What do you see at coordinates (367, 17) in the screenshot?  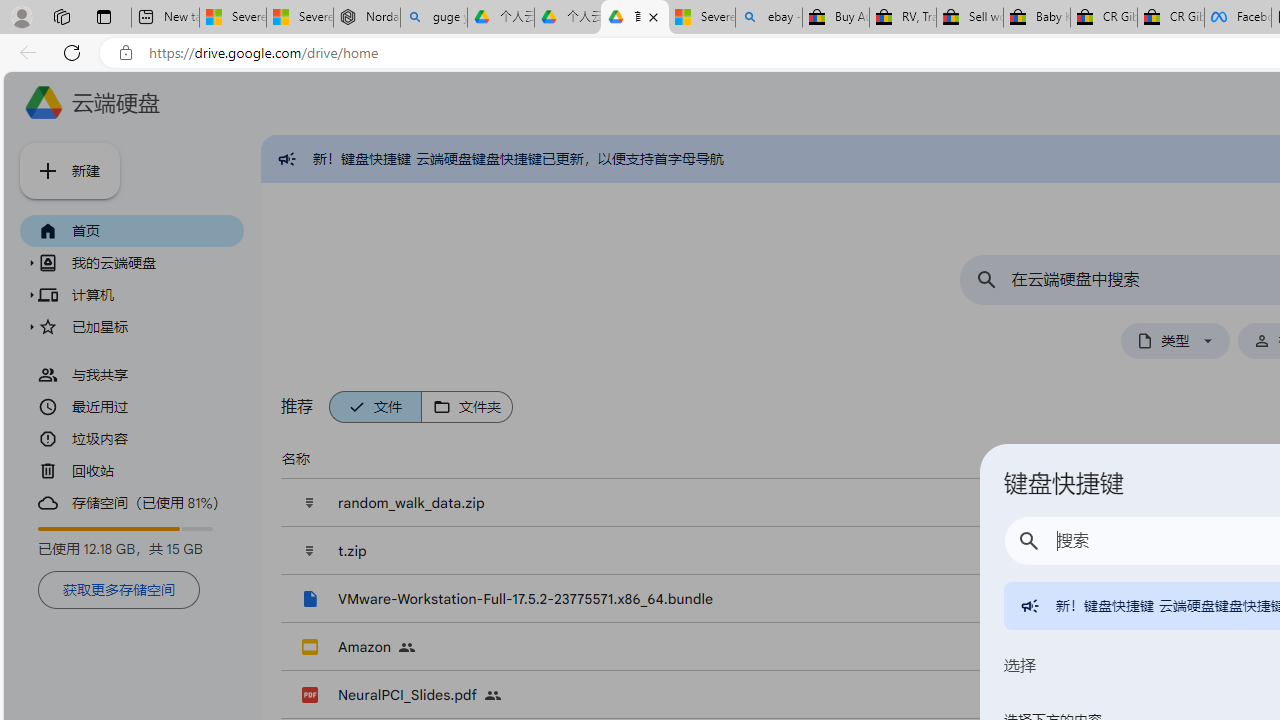 I see `'Nordace - Summer Adventures 2024'` at bounding box center [367, 17].